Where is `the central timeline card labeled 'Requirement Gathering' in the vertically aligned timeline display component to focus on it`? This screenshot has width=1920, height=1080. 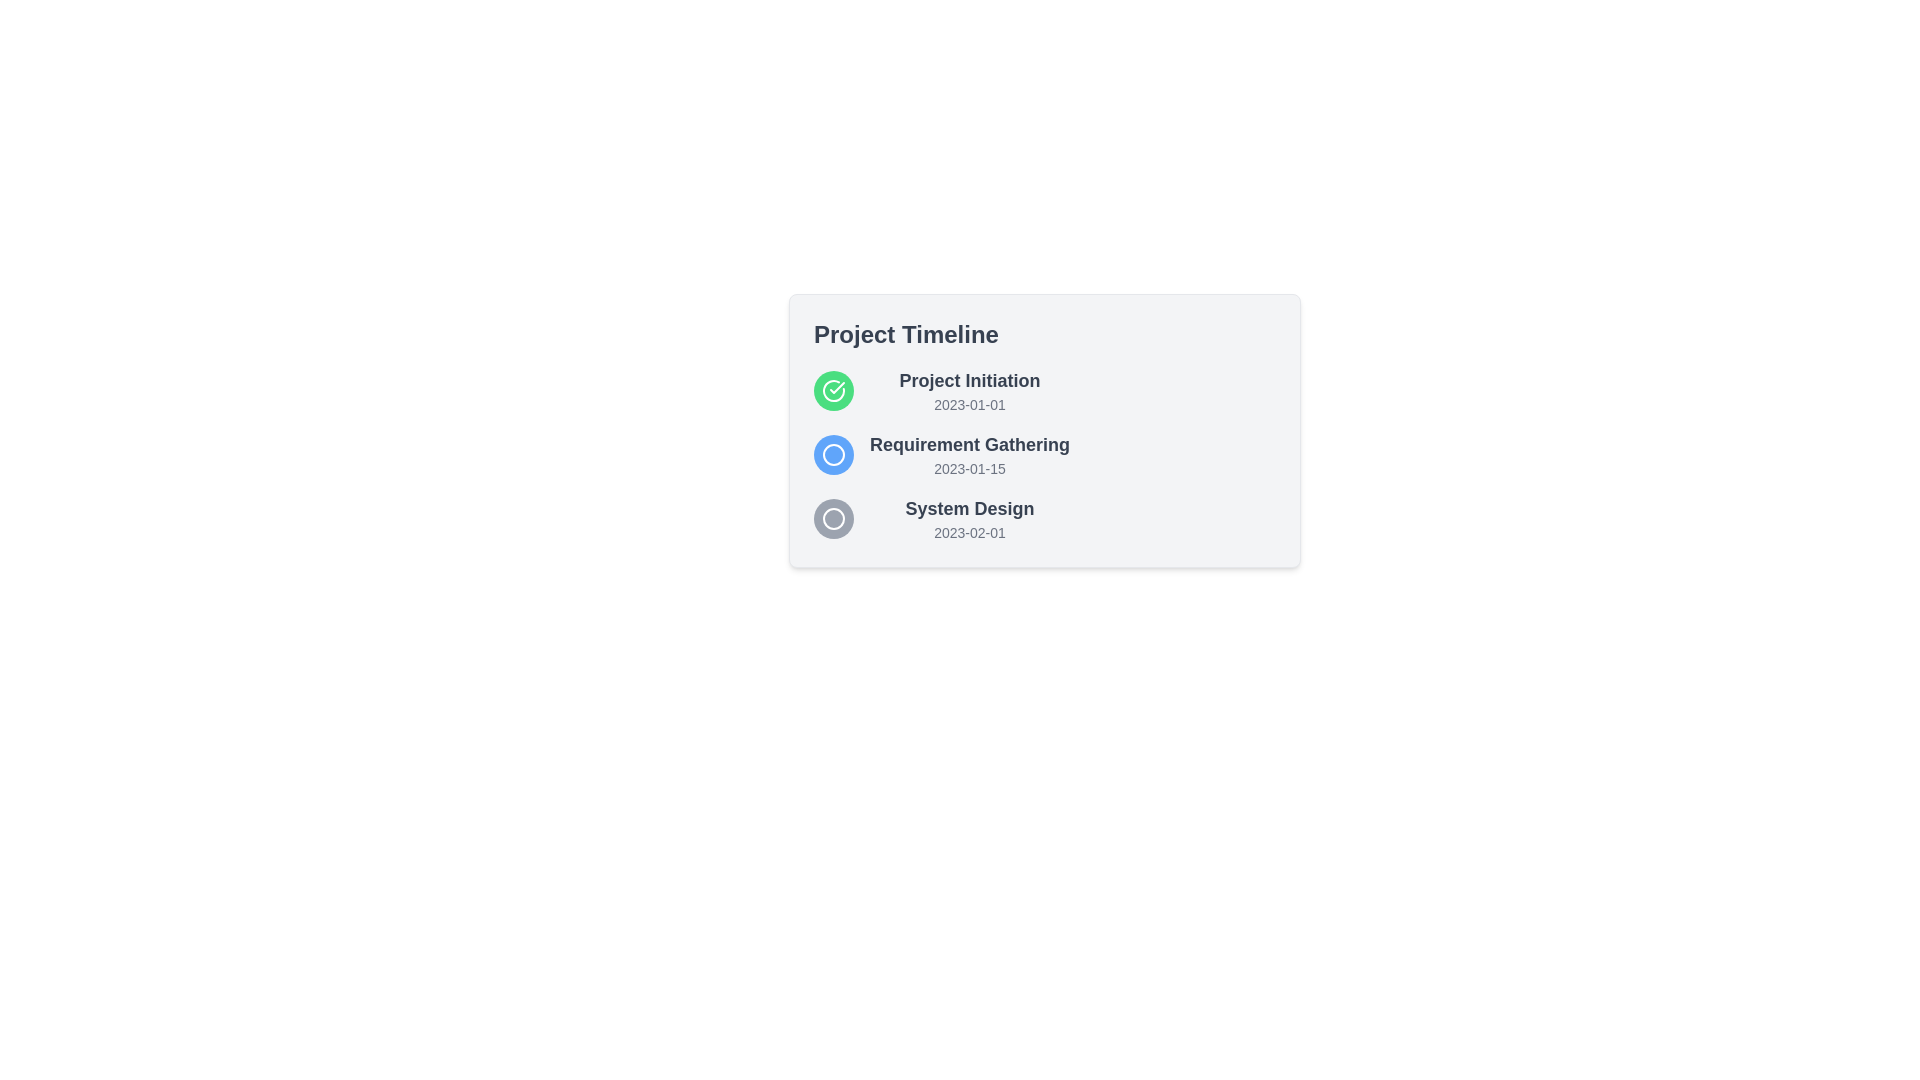 the central timeline card labeled 'Requirement Gathering' in the vertically aligned timeline display component to focus on it is located at coordinates (1044, 430).